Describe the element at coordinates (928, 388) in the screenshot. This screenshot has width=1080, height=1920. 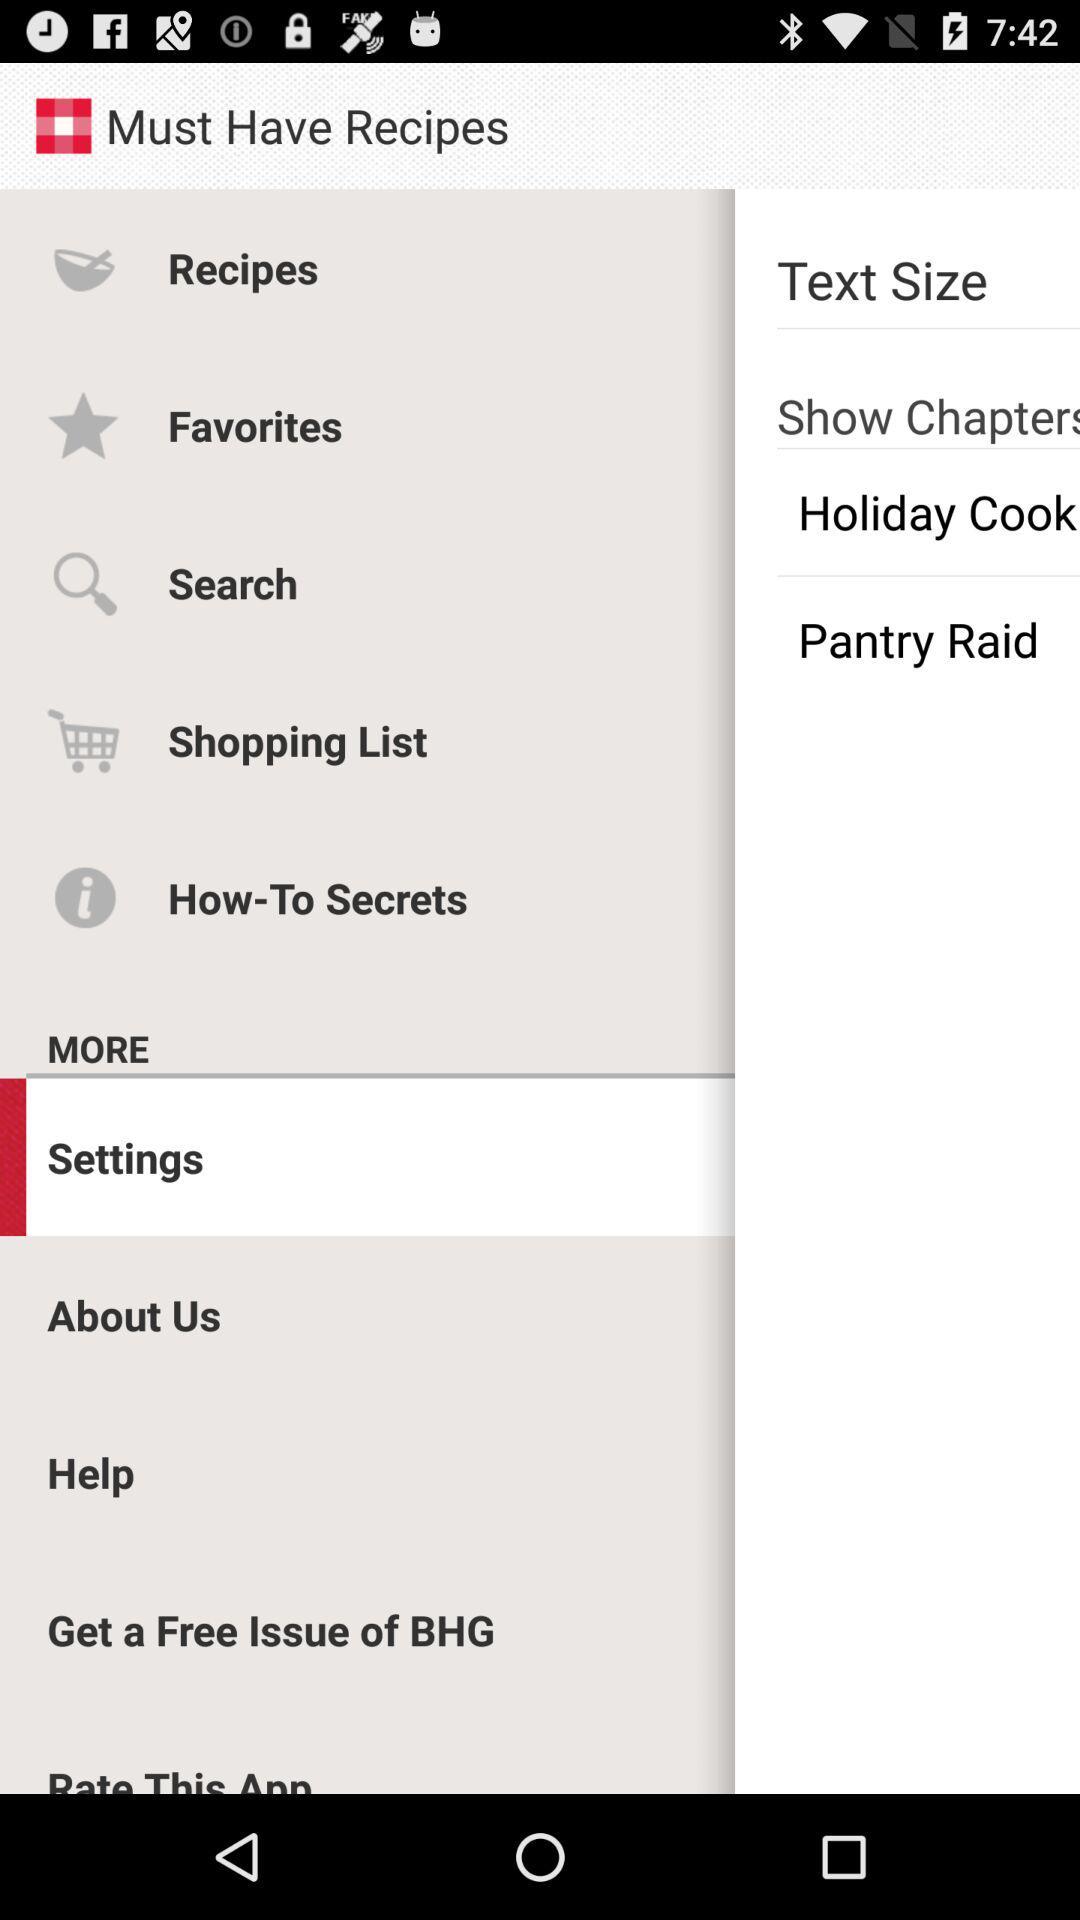
I see `icon to the right of the favorites` at that location.